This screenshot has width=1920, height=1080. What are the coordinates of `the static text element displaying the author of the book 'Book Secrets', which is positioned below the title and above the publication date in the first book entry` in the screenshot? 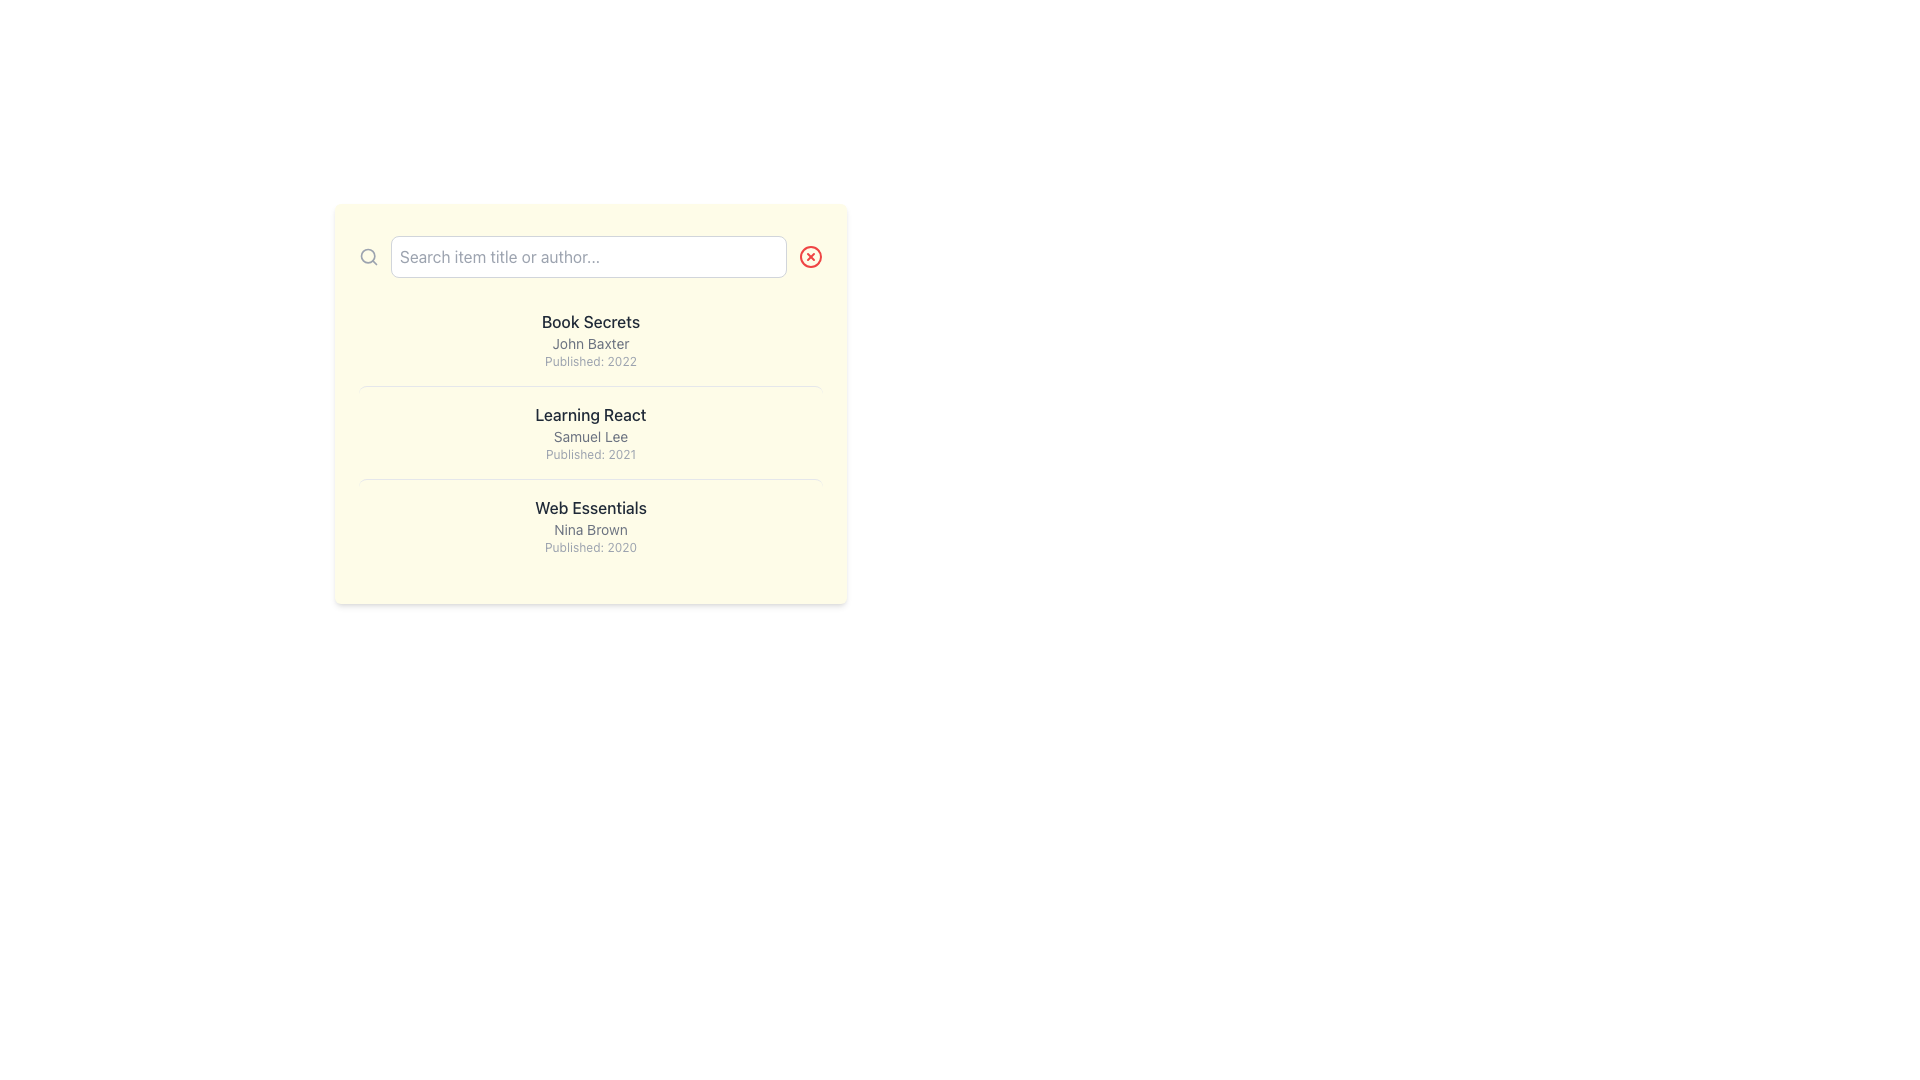 It's located at (589, 342).